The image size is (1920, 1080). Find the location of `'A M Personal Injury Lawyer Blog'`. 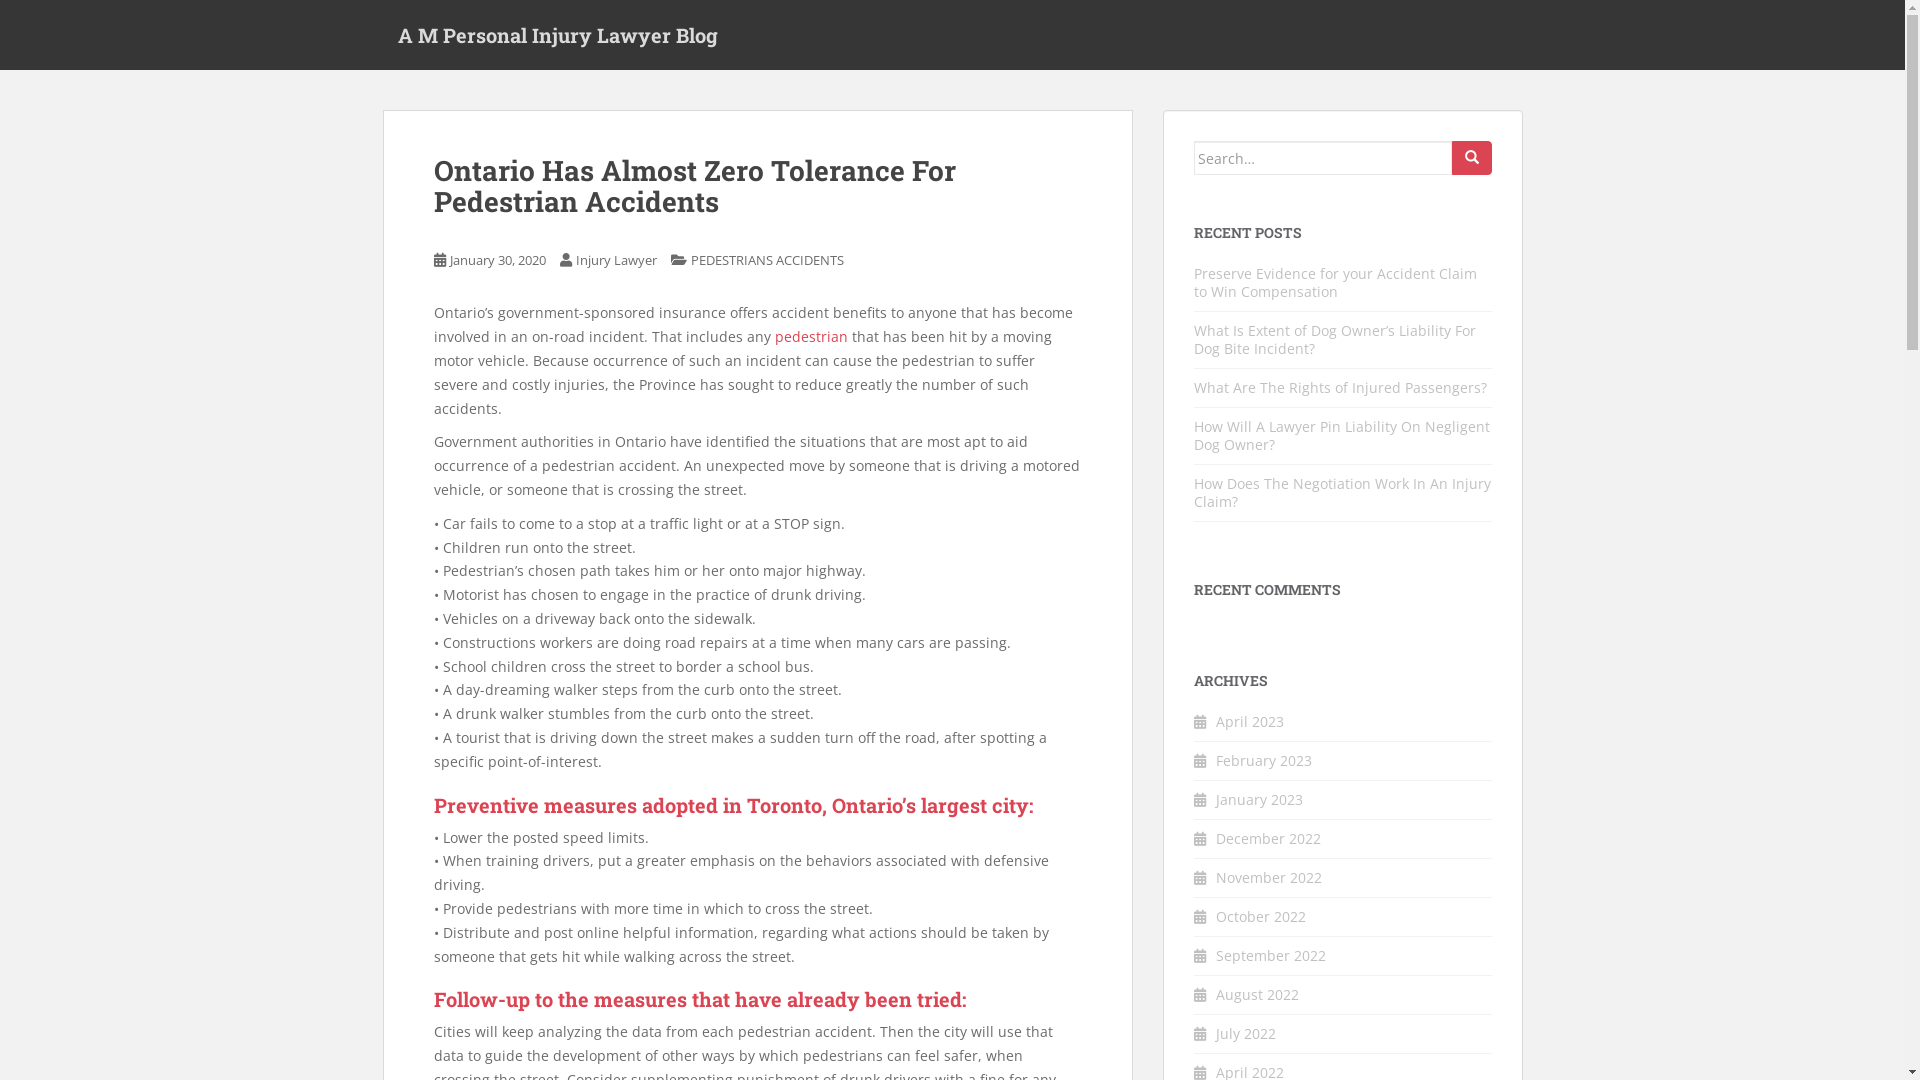

'A M Personal Injury Lawyer Blog' is located at coordinates (556, 34).